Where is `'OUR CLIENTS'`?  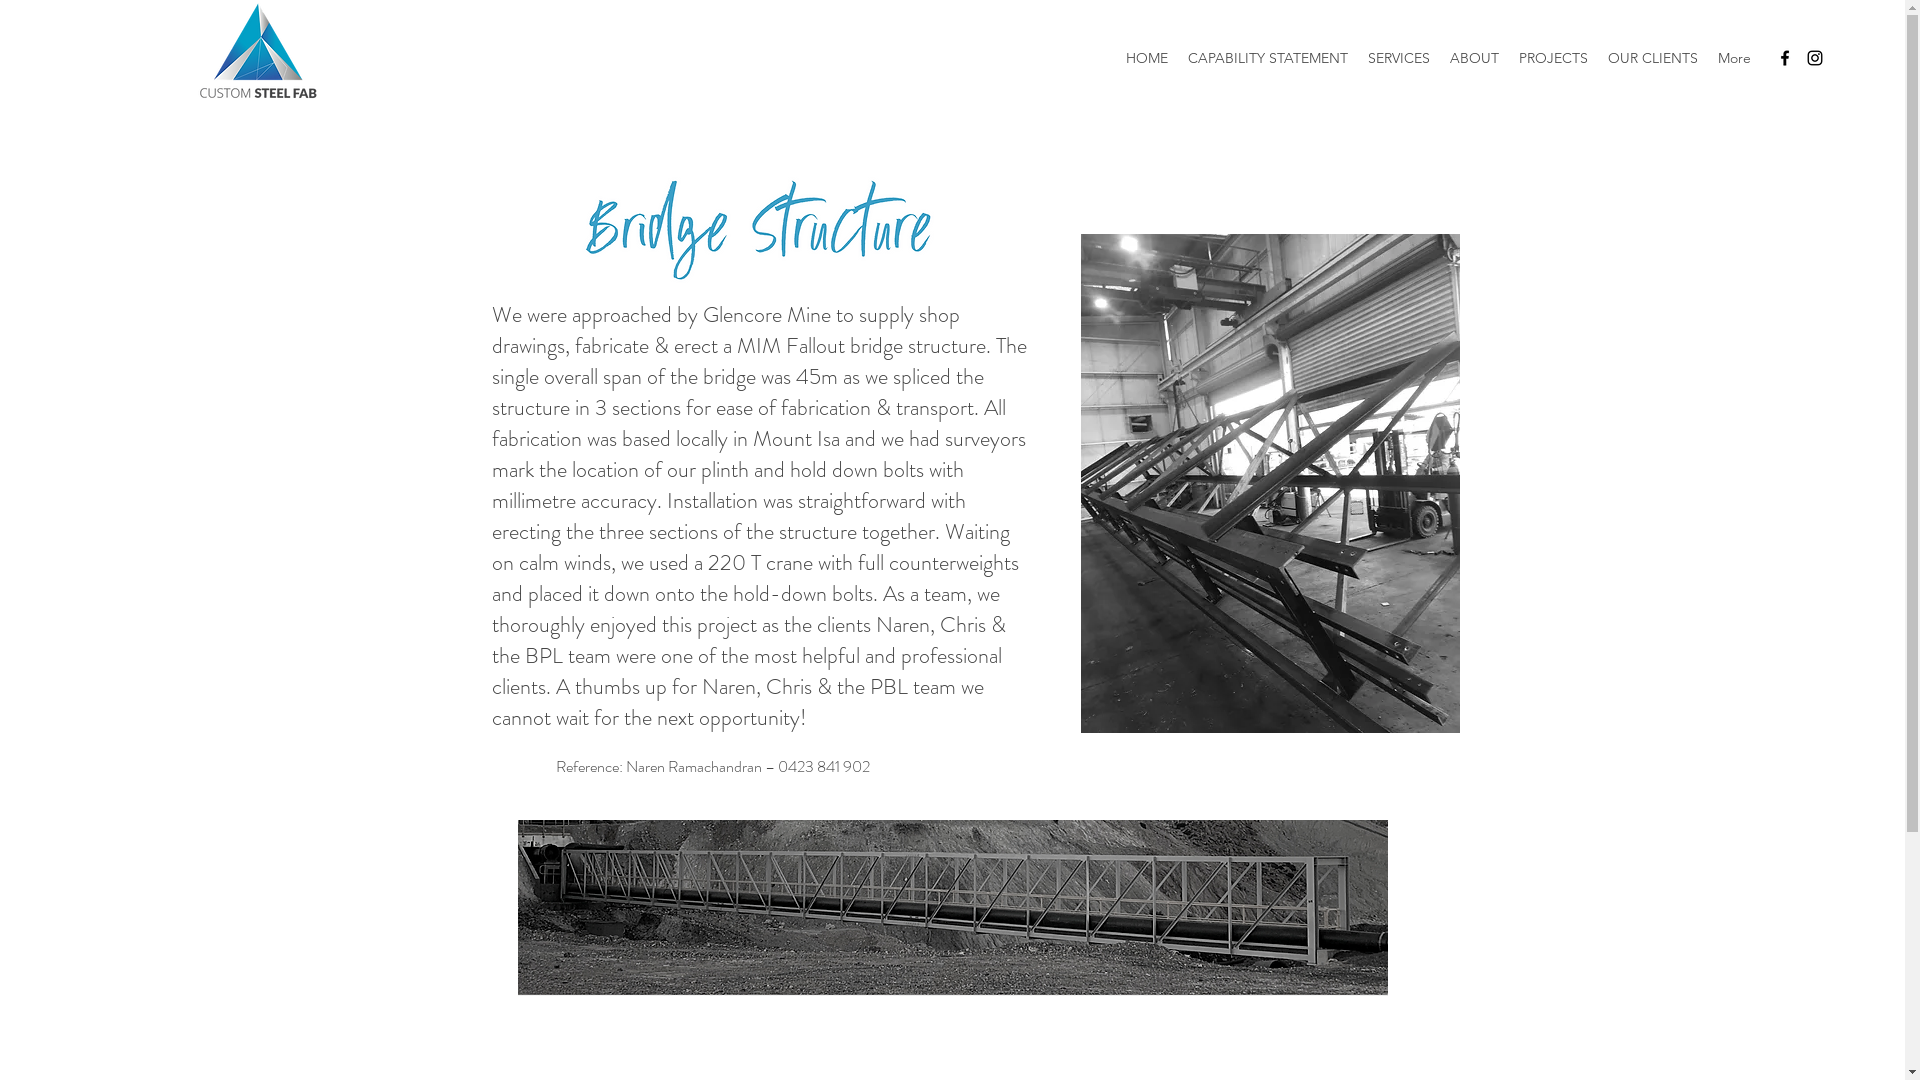 'OUR CLIENTS' is located at coordinates (1597, 56).